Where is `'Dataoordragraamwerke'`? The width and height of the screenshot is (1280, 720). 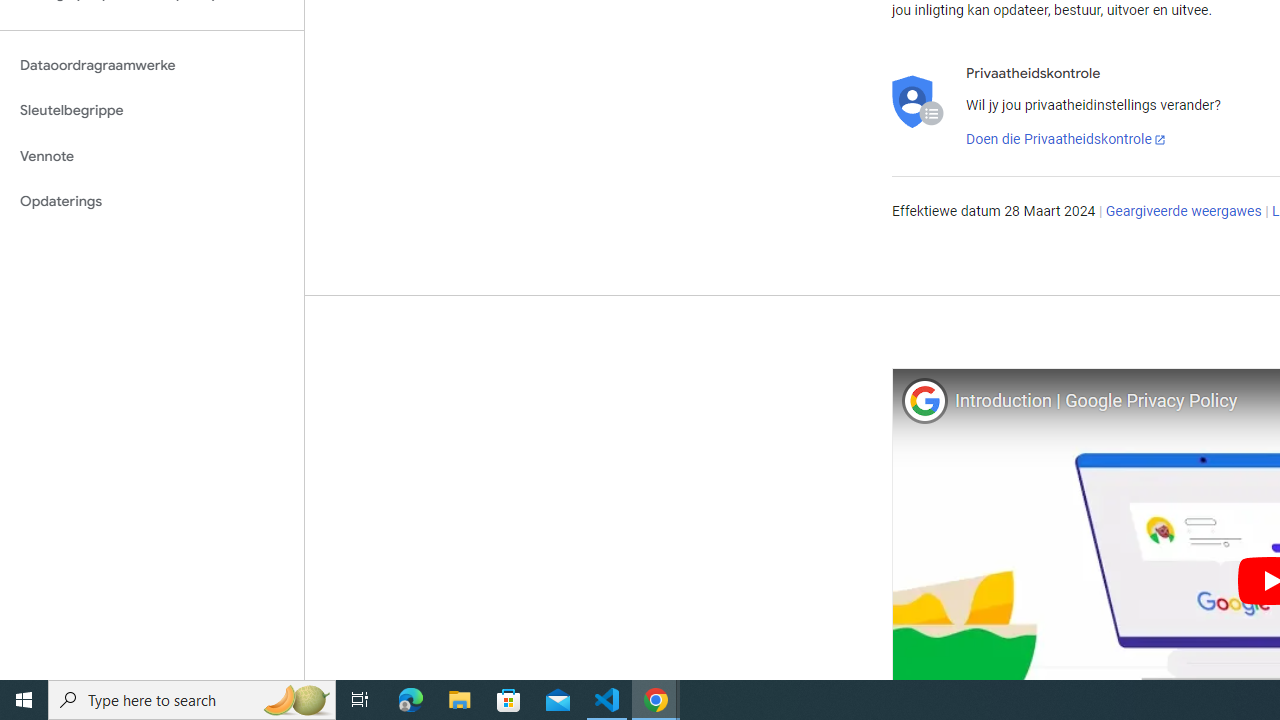 'Dataoordragraamwerke' is located at coordinates (151, 64).